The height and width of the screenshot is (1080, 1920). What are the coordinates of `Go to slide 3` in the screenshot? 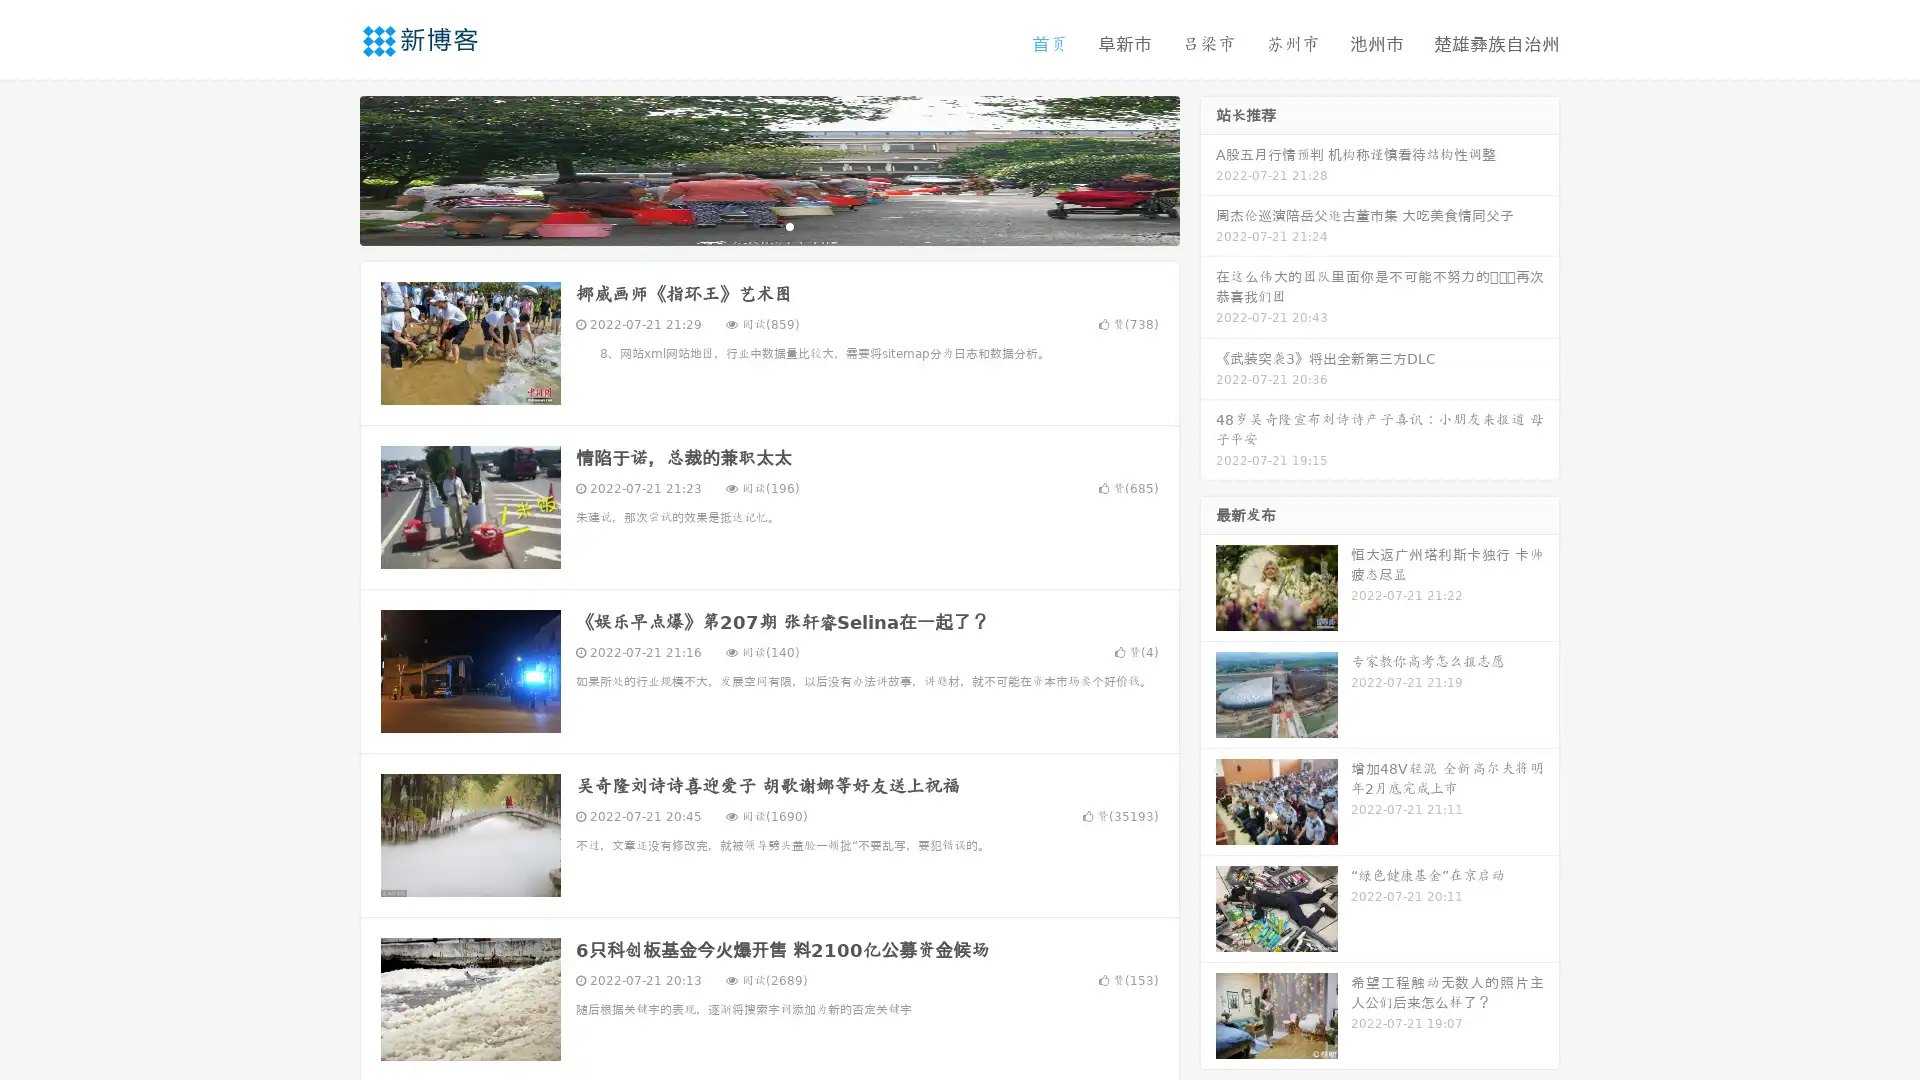 It's located at (789, 225).